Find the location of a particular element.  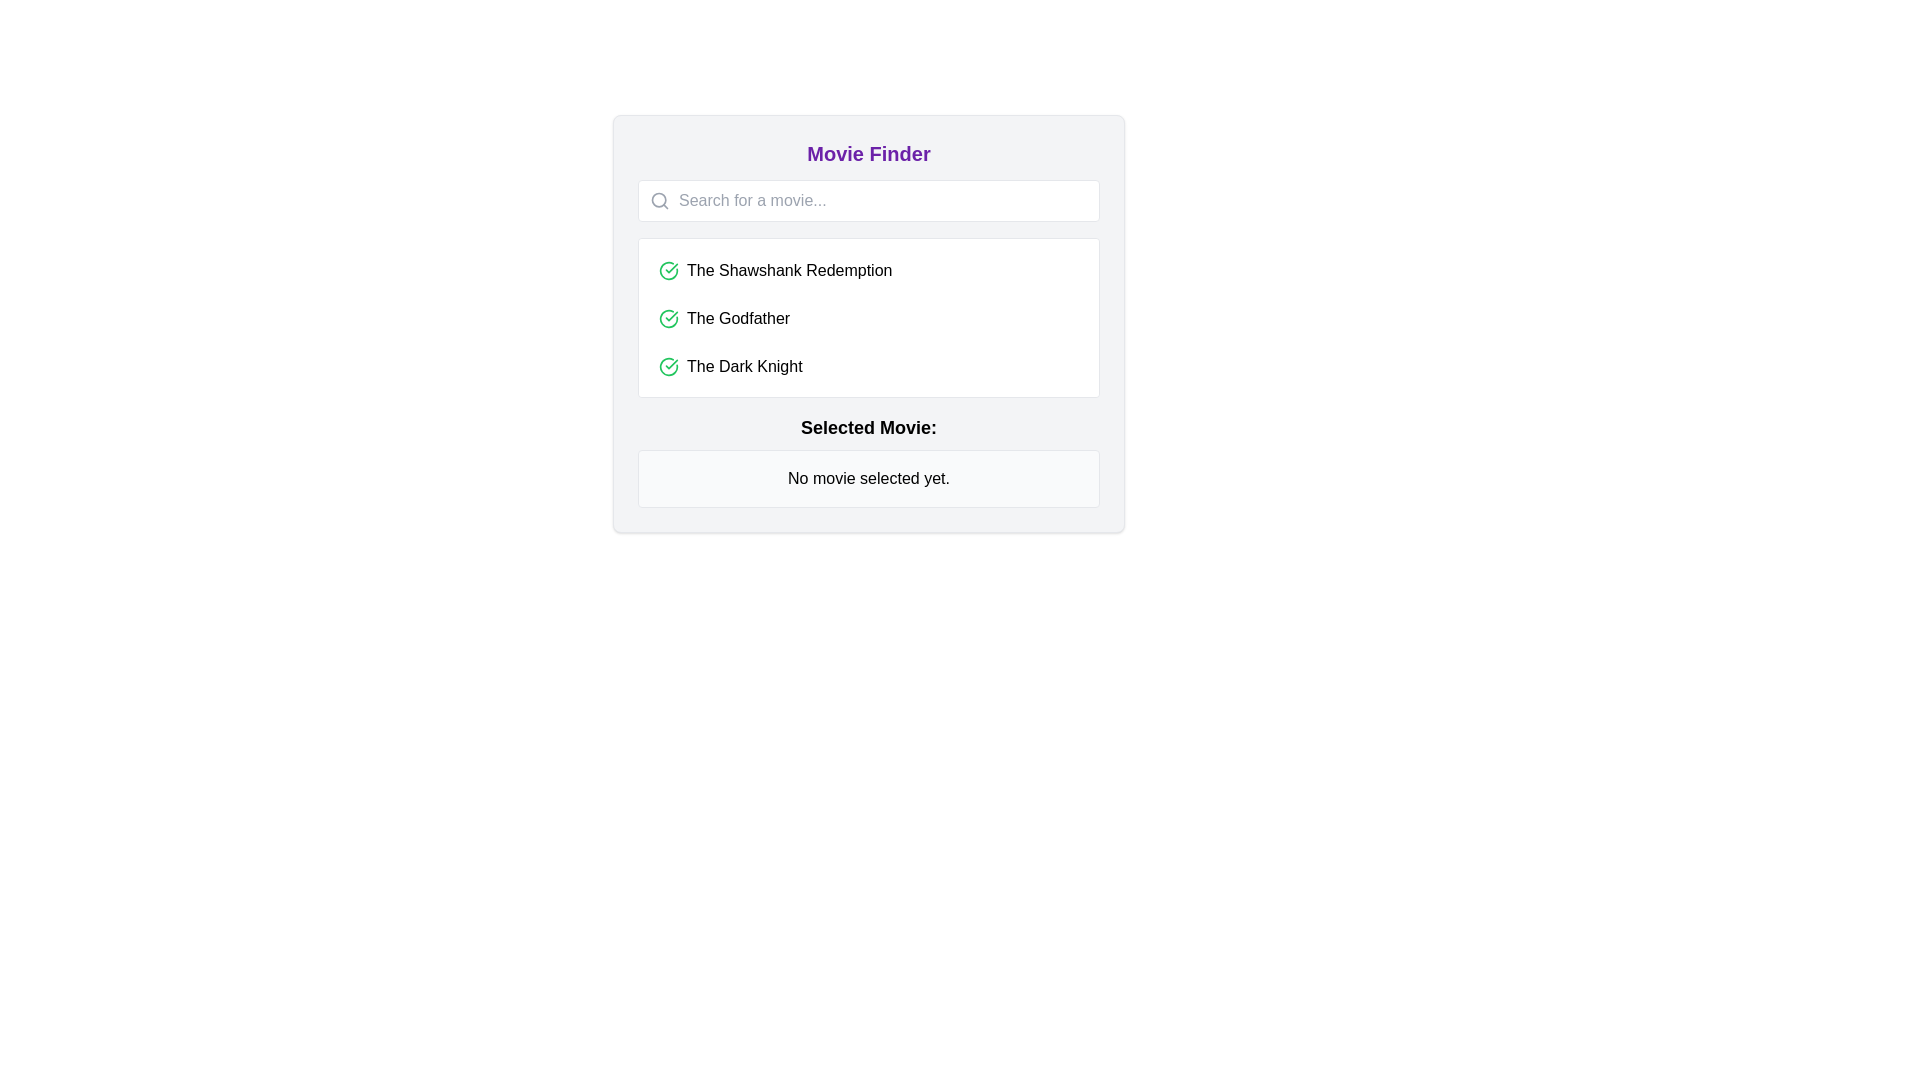

the scrollable list of selectable movie titles to understand its content is located at coordinates (868, 316).